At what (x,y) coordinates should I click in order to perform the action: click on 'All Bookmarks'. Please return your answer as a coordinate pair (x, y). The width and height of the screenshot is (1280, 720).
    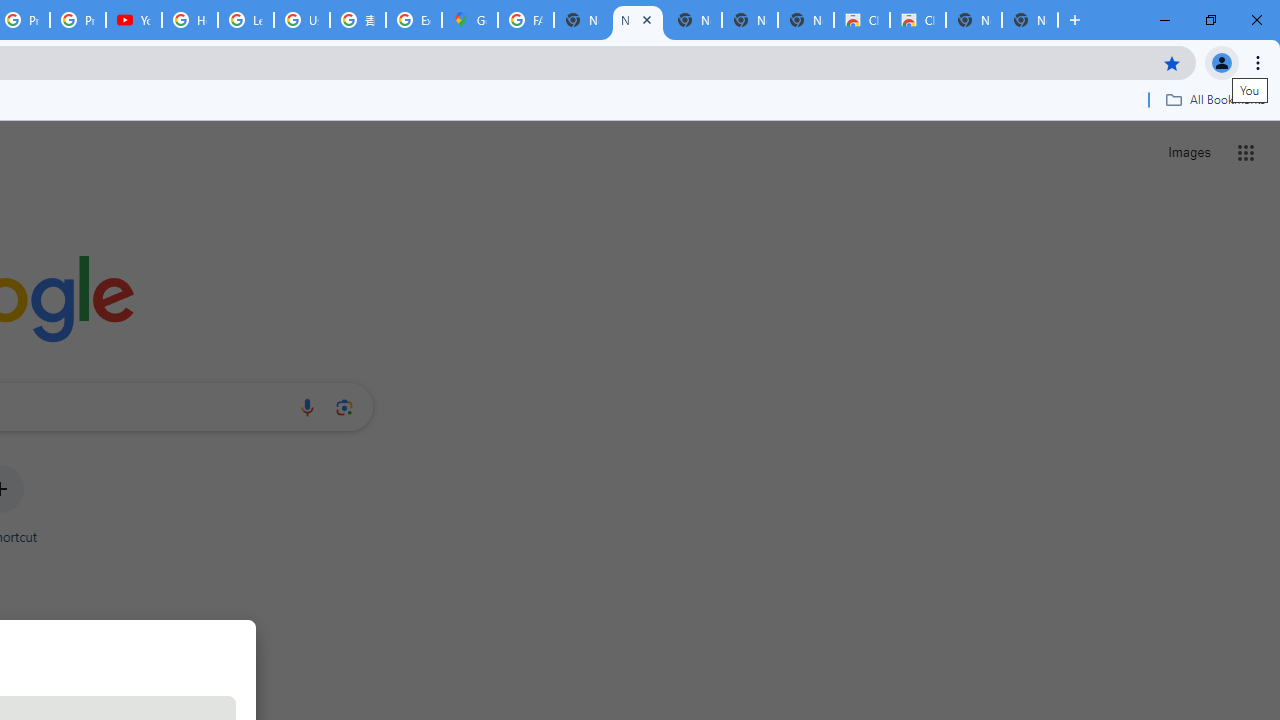
    Looking at the image, I should click on (1214, 99).